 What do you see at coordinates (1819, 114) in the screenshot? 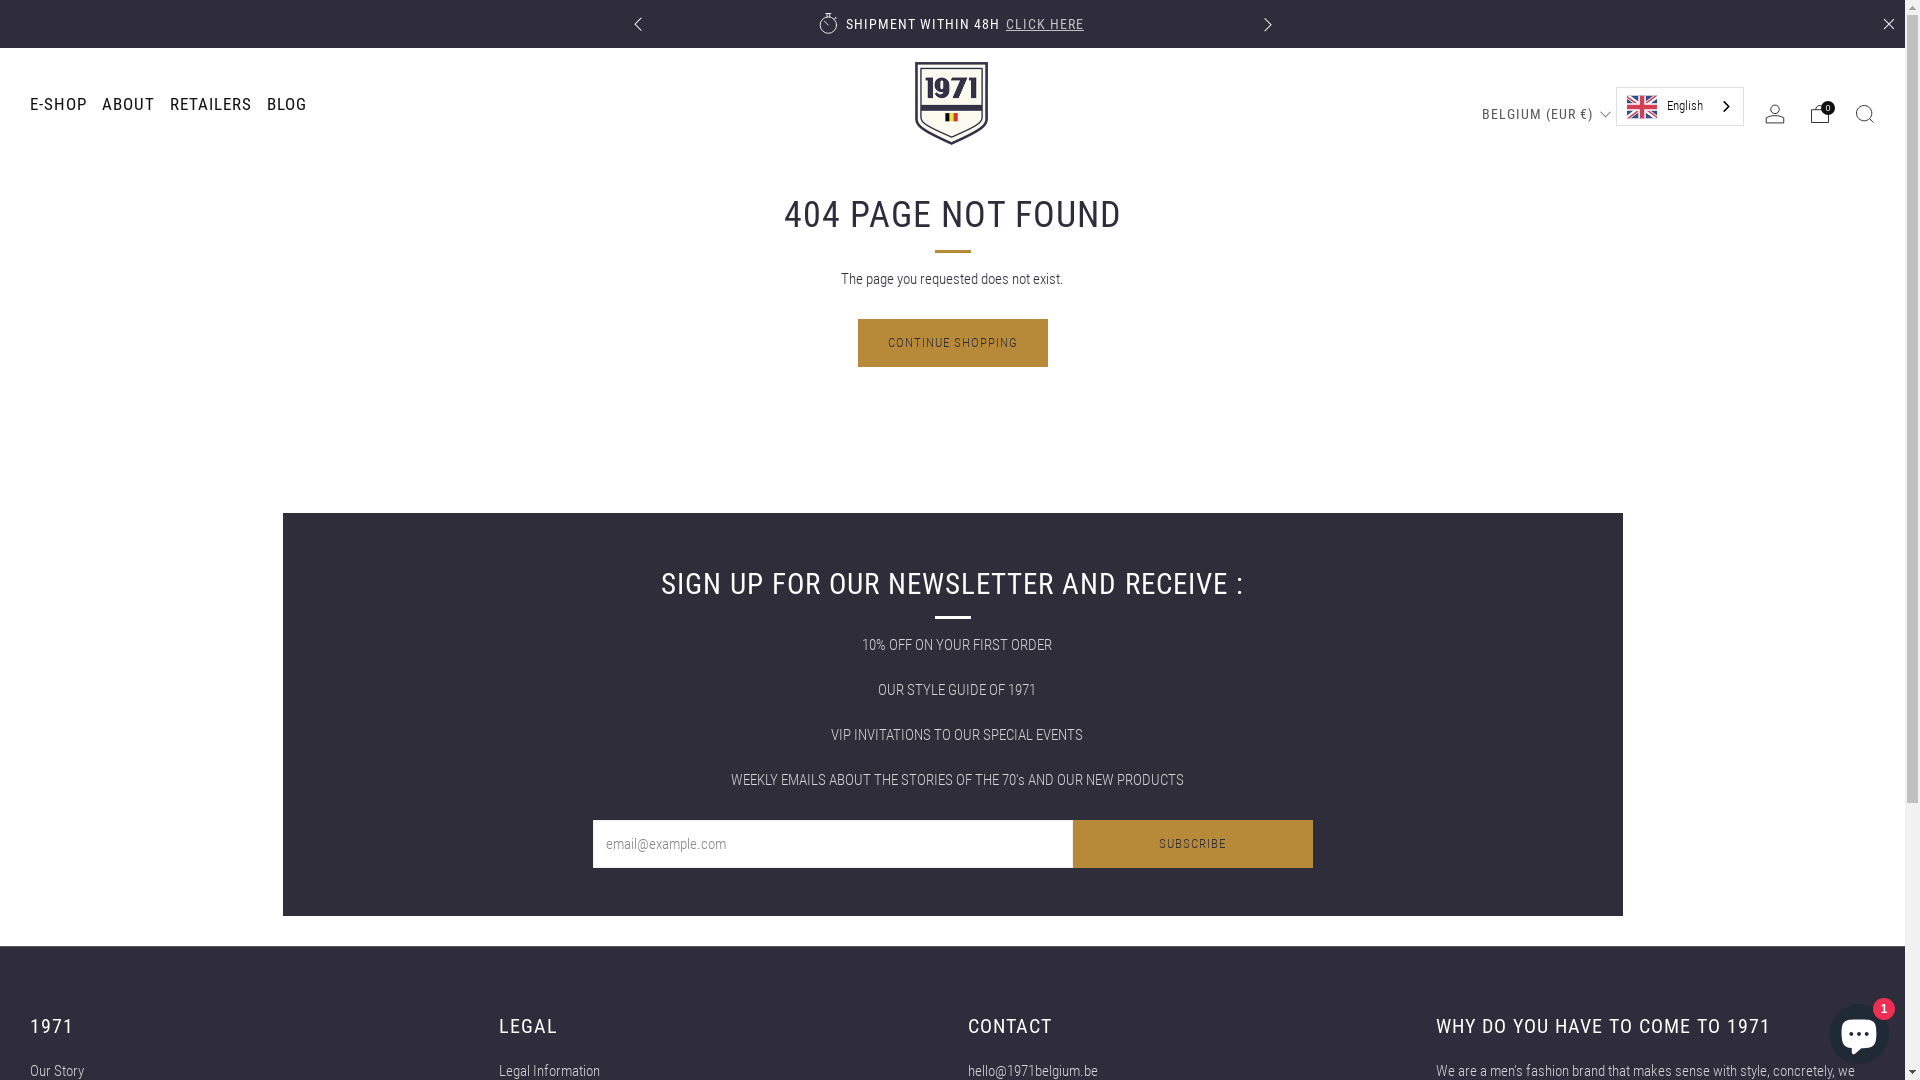
I see `'0'` at bounding box center [1819, 114].